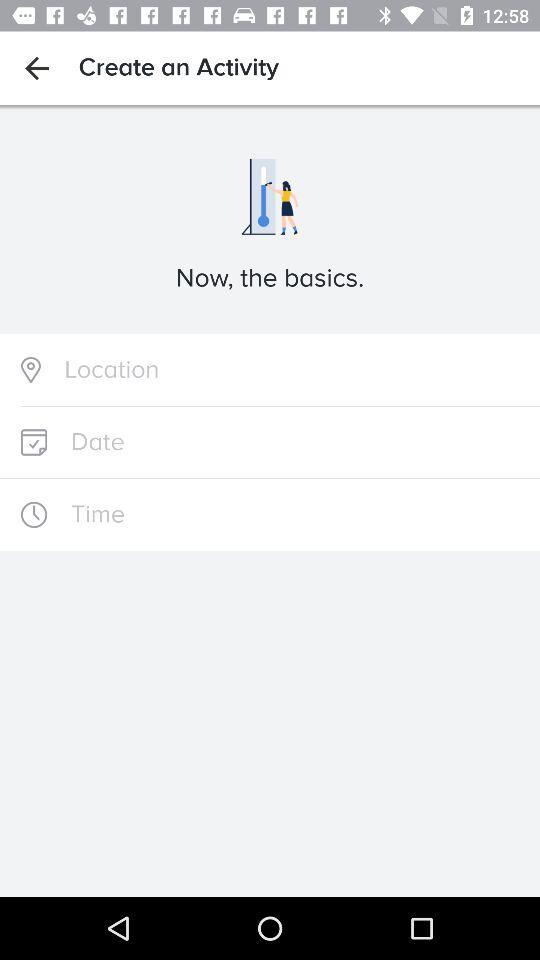 This screenshot has height=960, width=540. What do you see at coordinates (270, 514) in the screenshot?
I see `set time` at bounding box center [270, 514].